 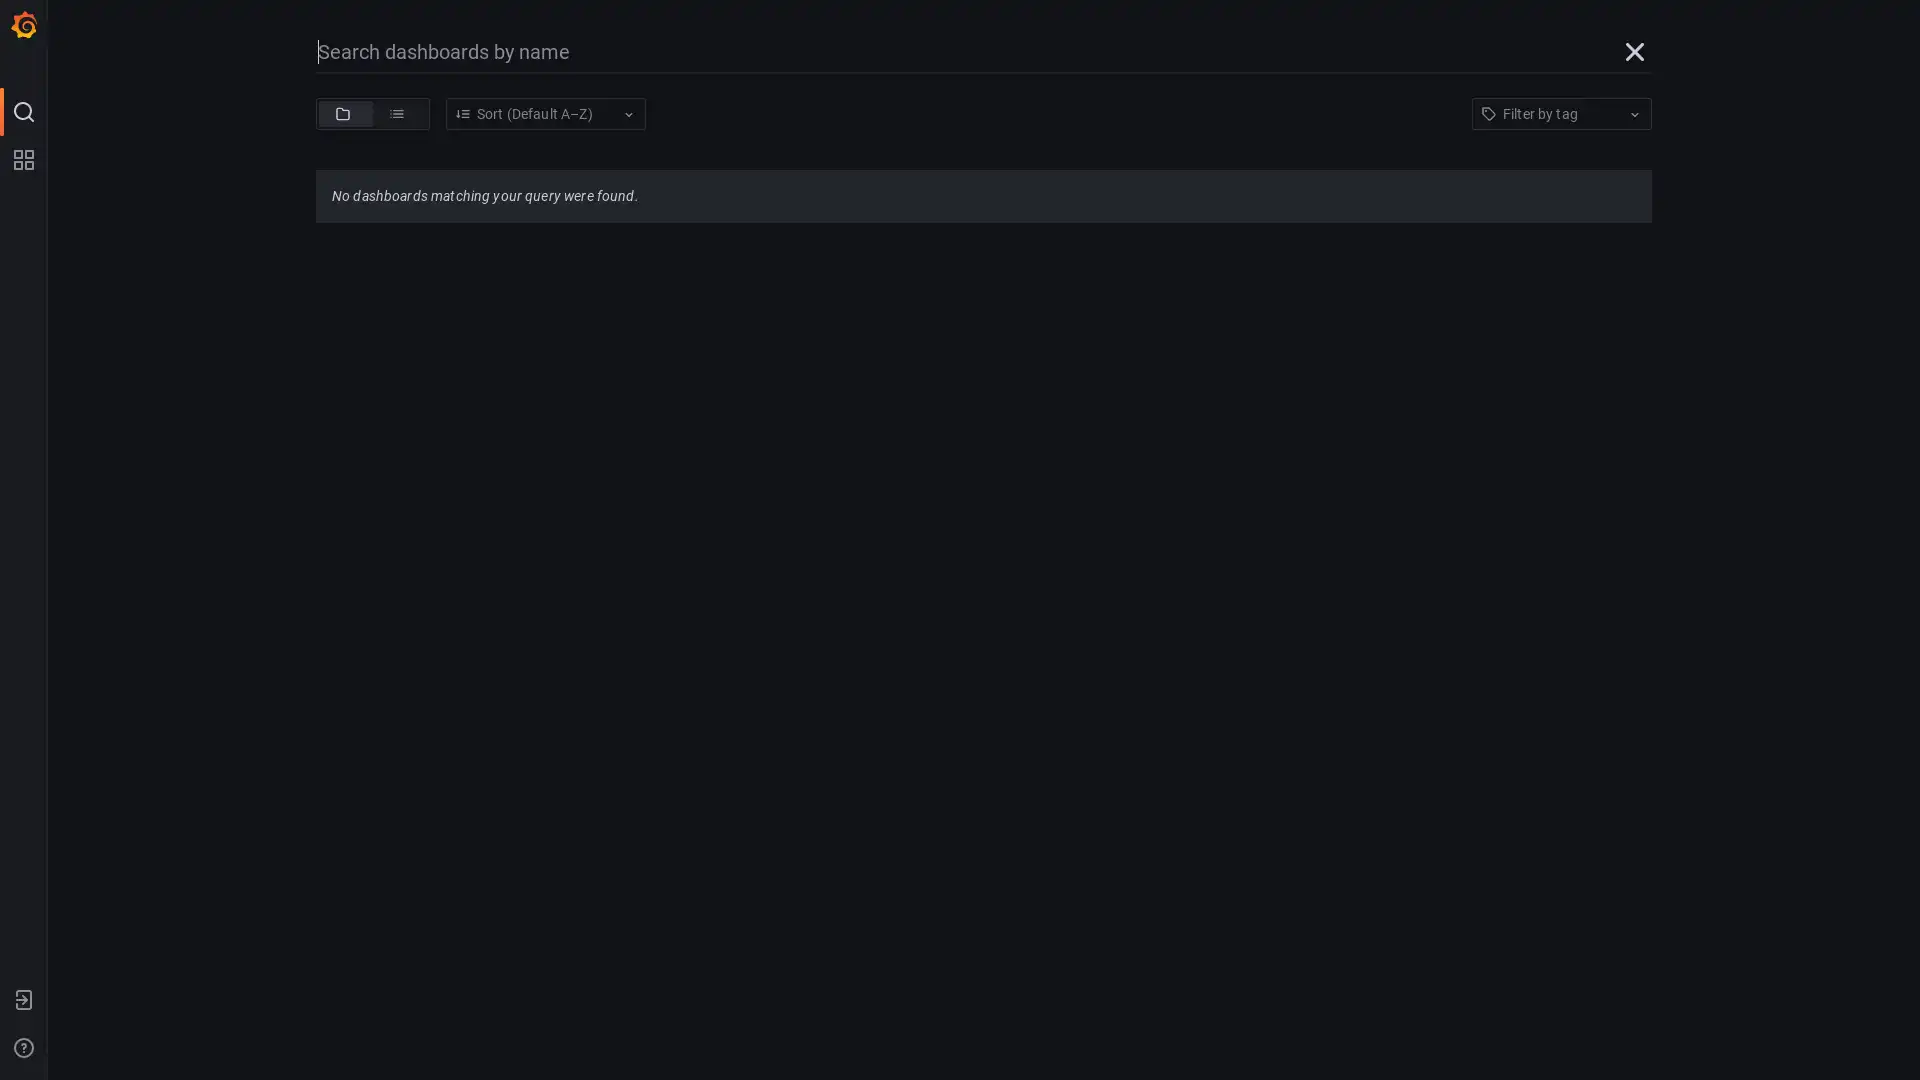 What do you see at coordinates (253, 31) in the screenshot?
I see `Share dashboard or panel` at bounding box center [253, 31].